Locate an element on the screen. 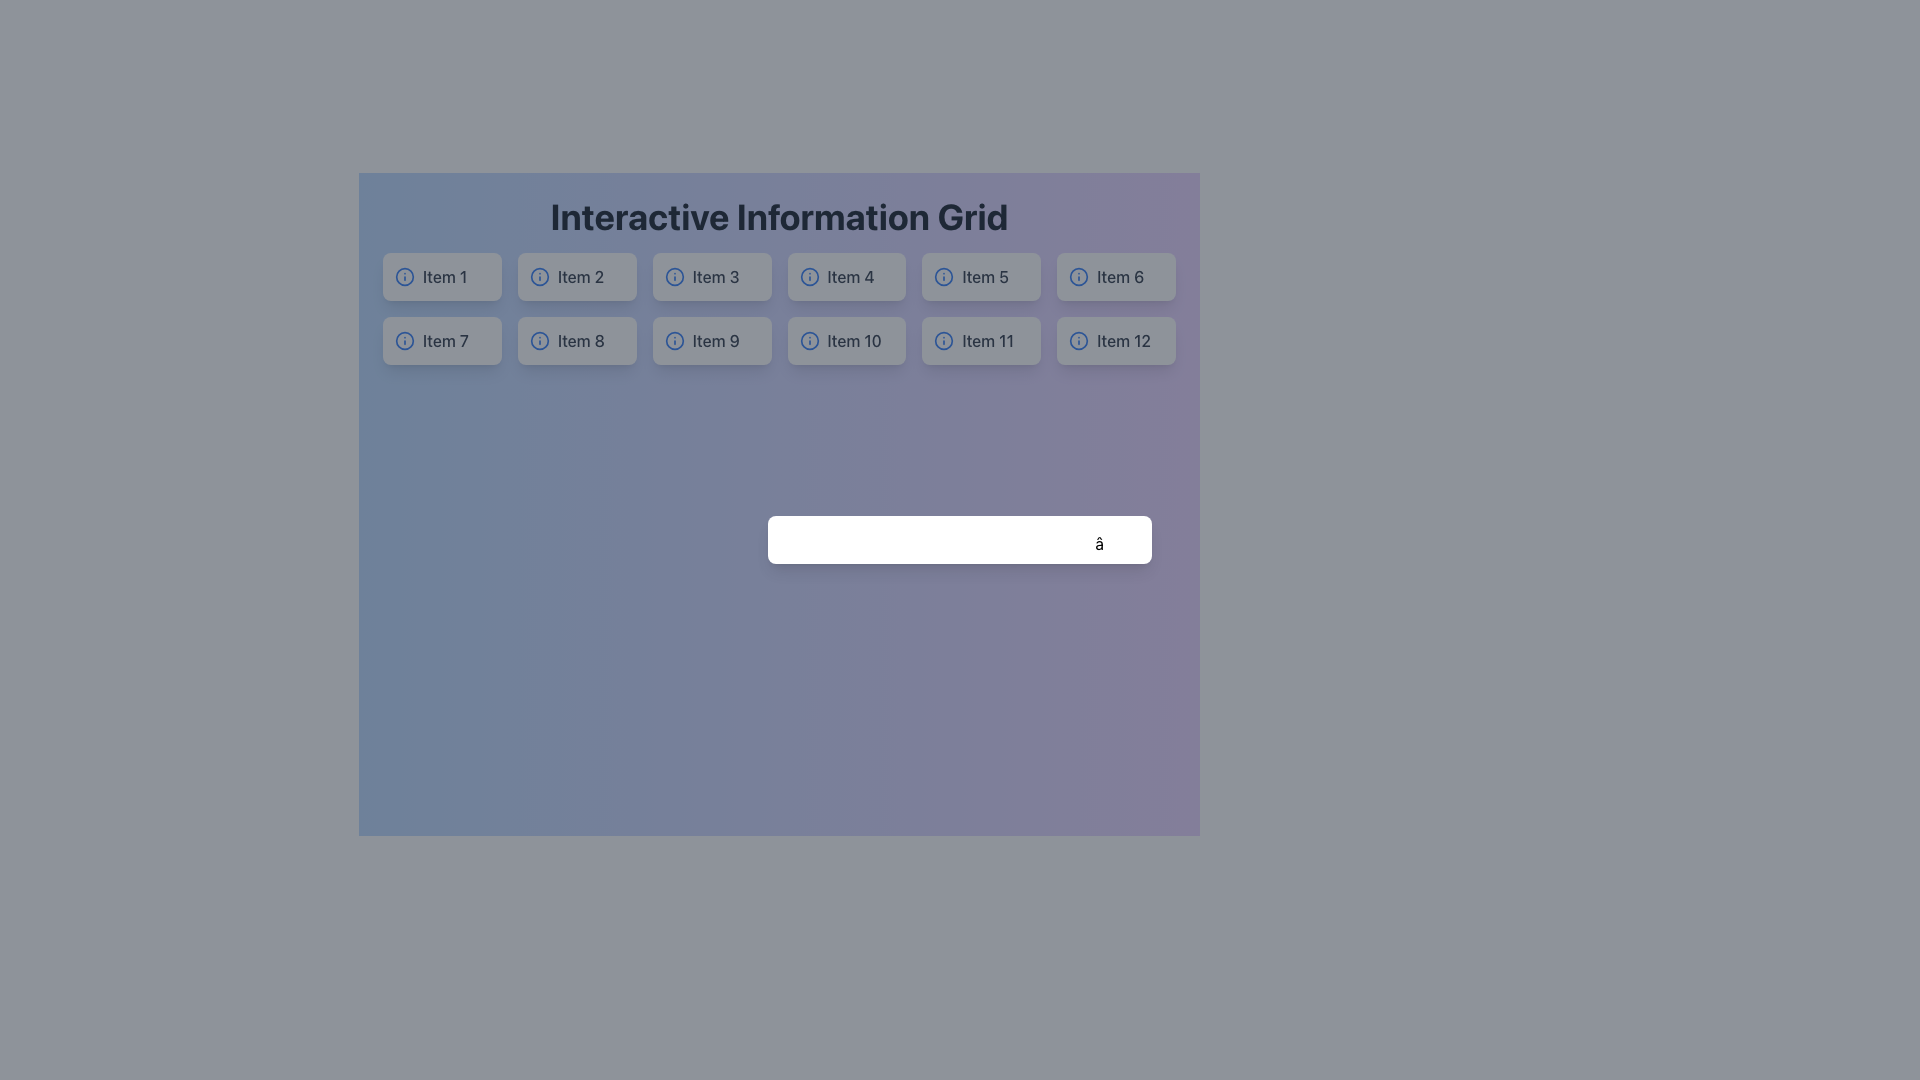 The image size is (1920, 1080). the interactive card labeled 'Item 10' which features a blue circular info icon, located in the second row, fourth column of the grid layout is located at coordinates (846, 339).